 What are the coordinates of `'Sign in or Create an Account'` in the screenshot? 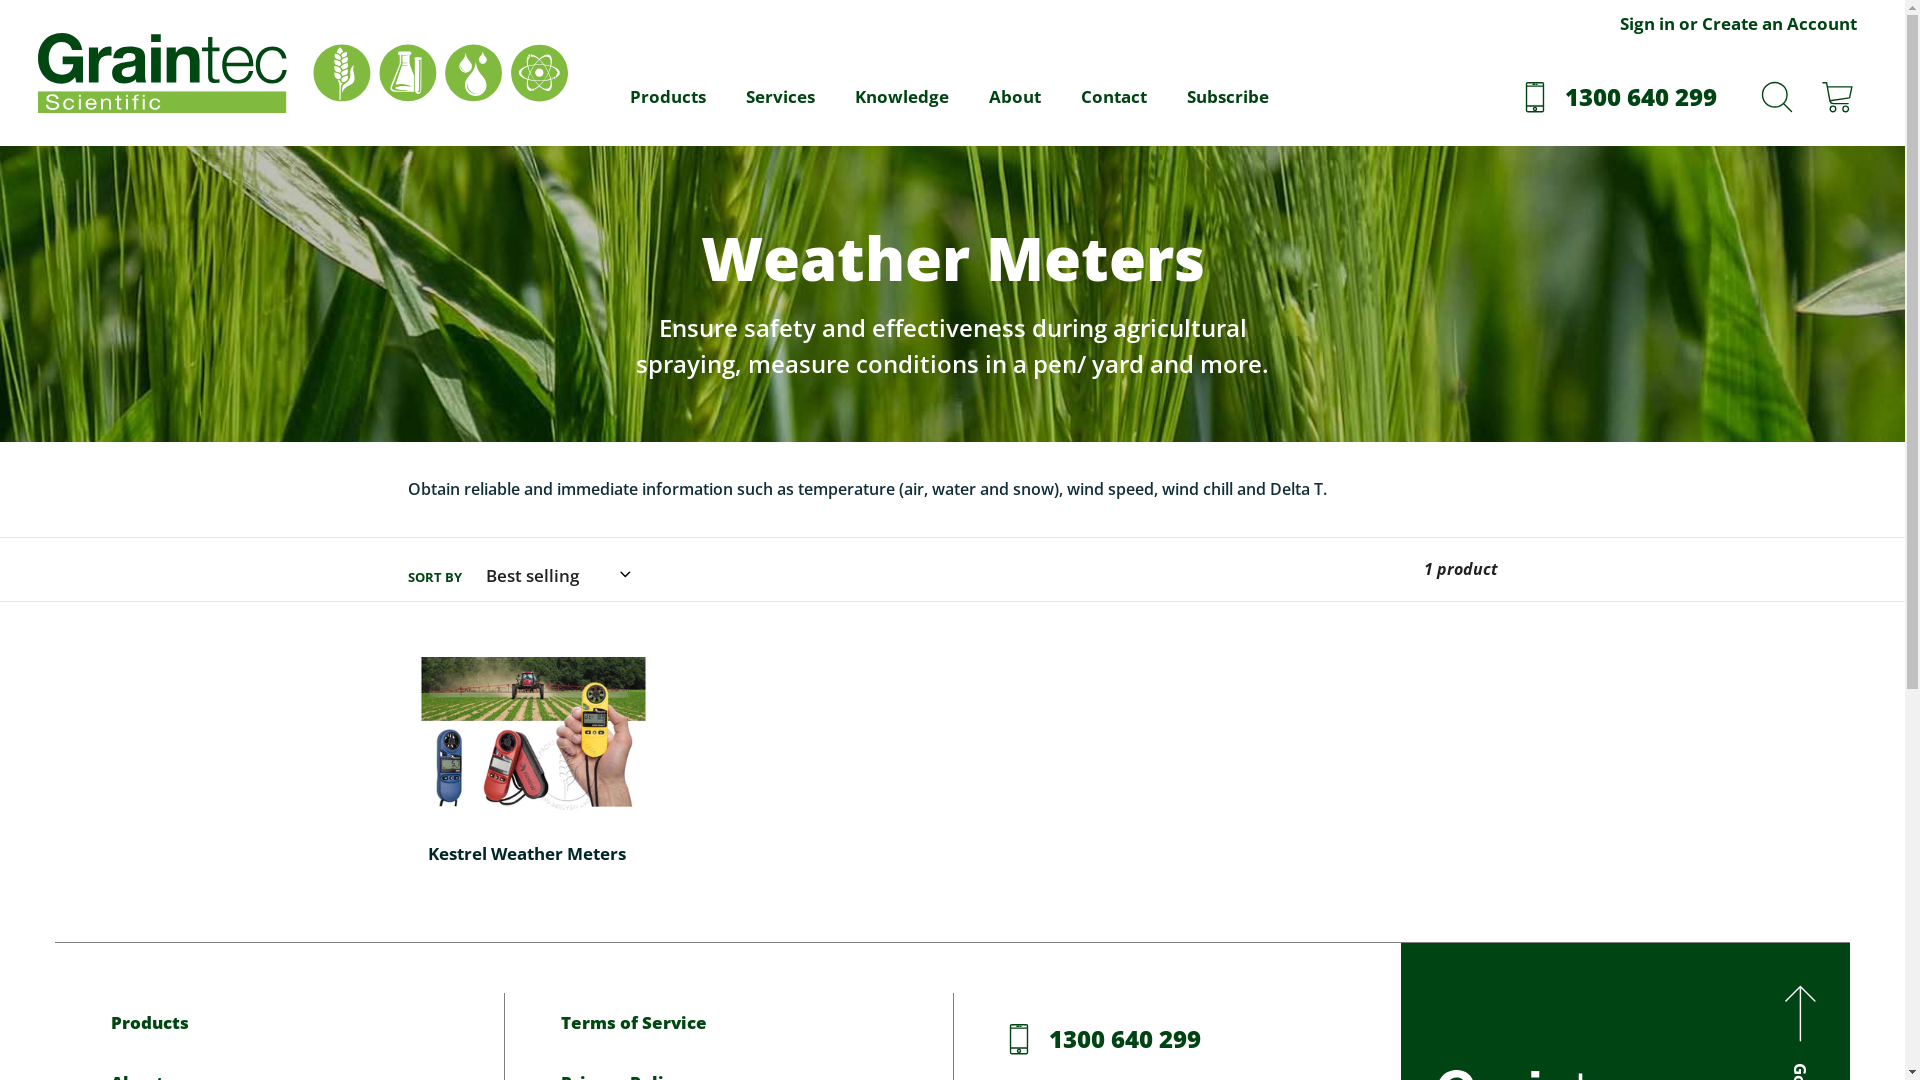 It's located at (1737, 27).